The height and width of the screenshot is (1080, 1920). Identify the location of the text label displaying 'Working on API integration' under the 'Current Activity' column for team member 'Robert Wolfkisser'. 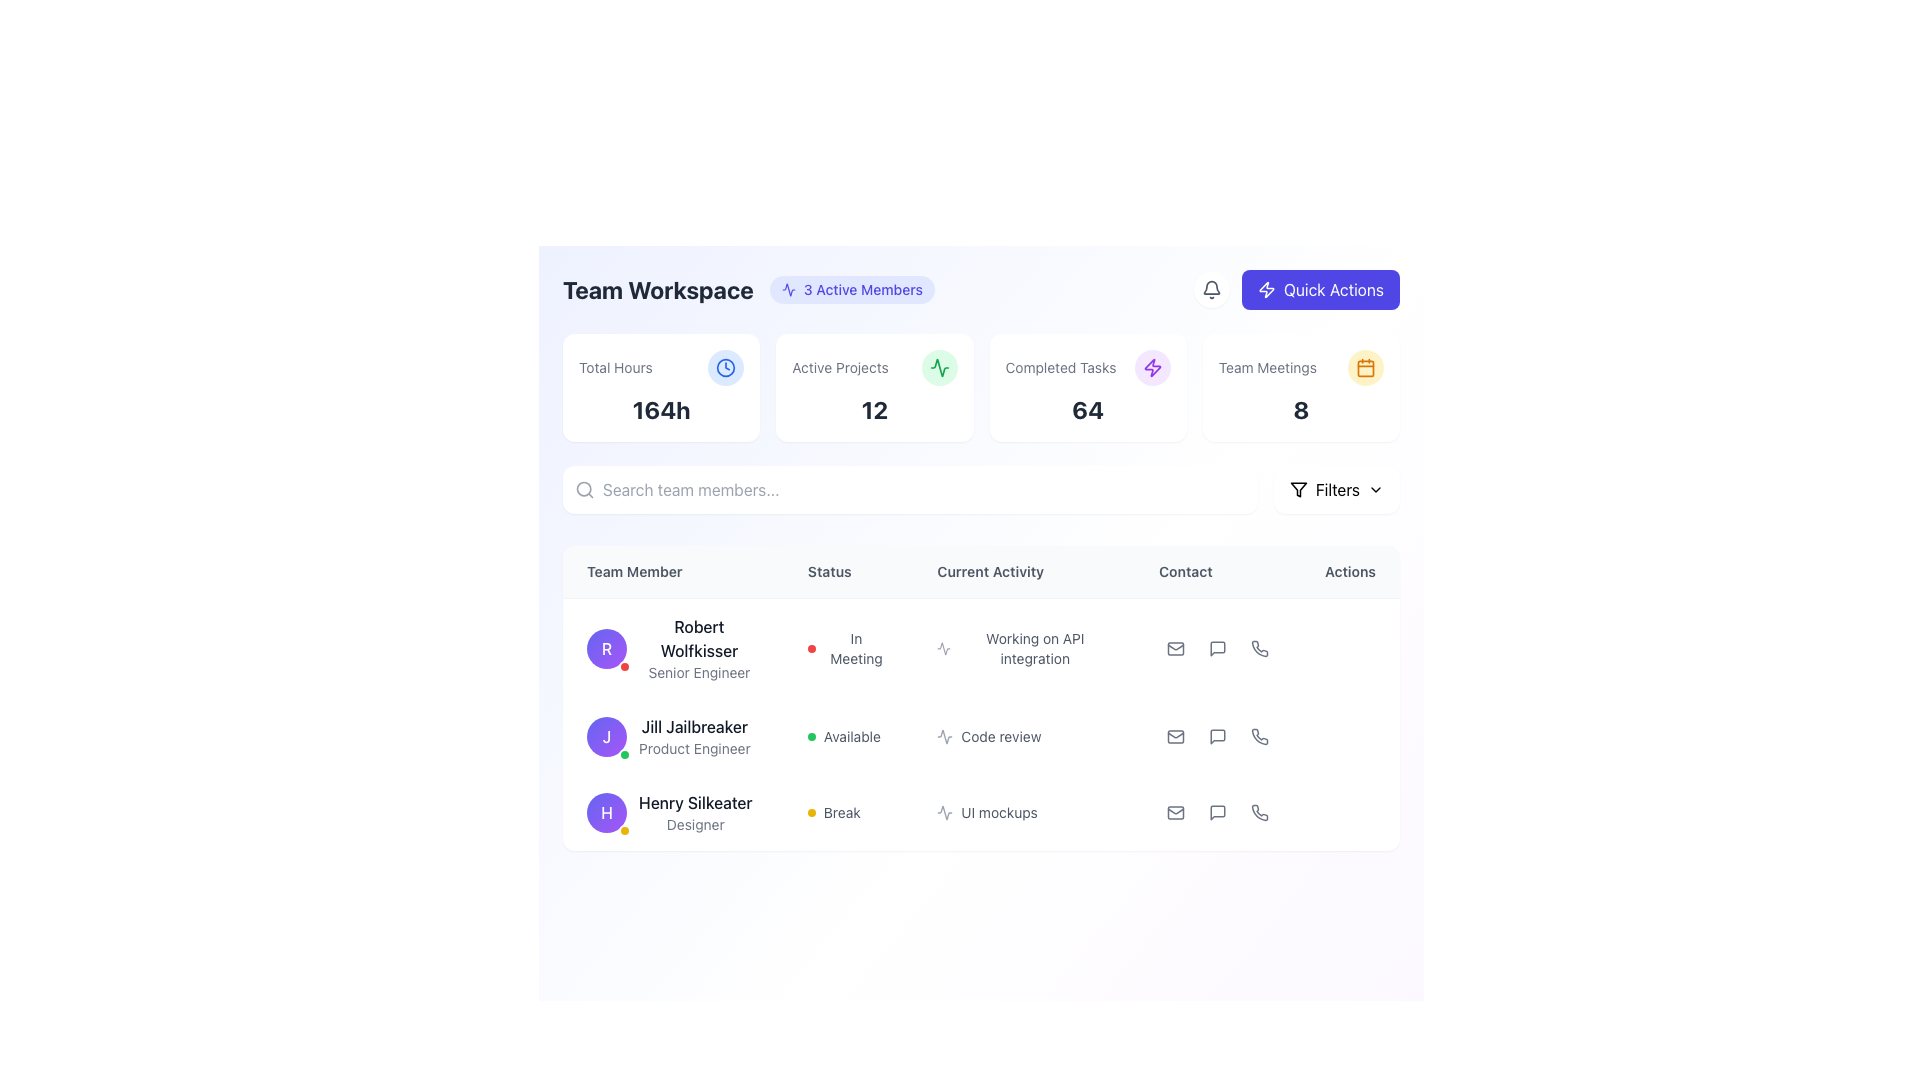
(1035, 648).